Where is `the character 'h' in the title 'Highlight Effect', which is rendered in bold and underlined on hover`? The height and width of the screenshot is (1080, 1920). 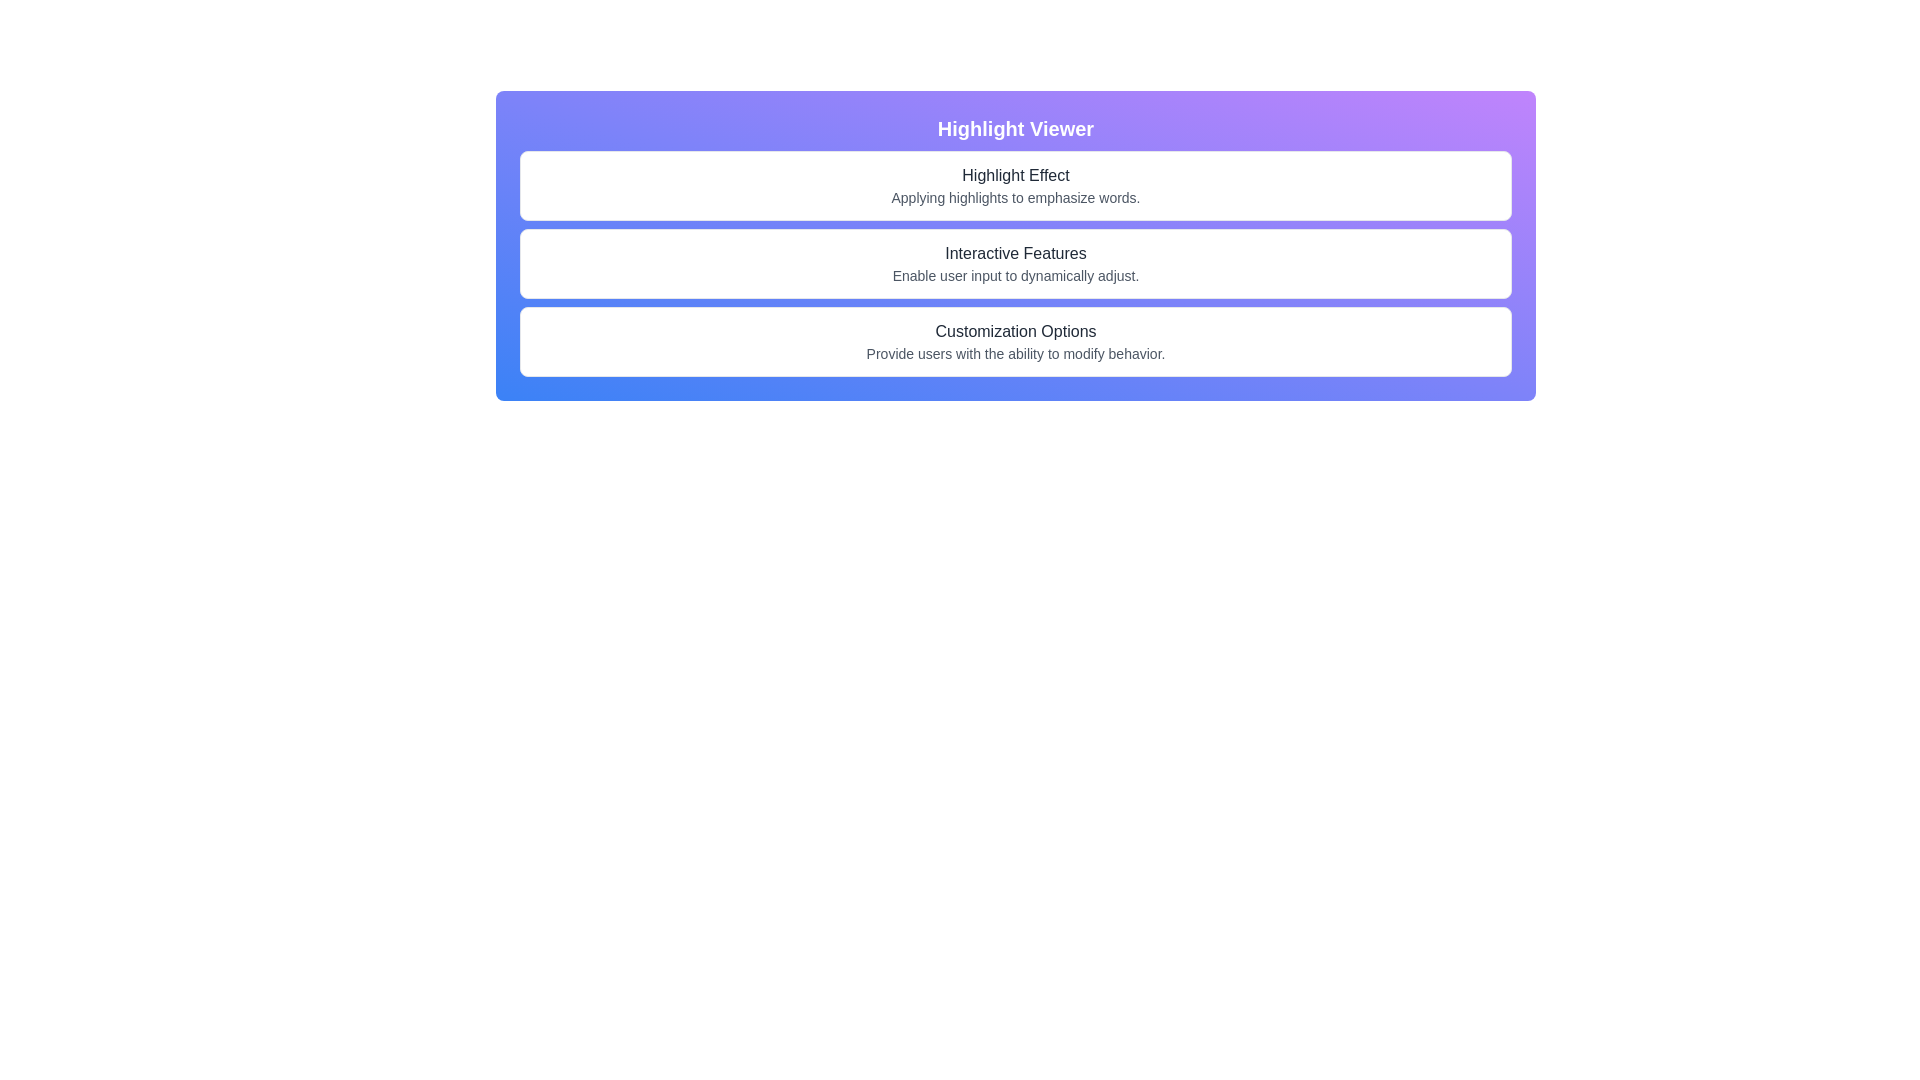 the character 'h' in the title 'Highlight Effect', which is rendered in bold and underlined on hover is located at coordinates (990, 174).